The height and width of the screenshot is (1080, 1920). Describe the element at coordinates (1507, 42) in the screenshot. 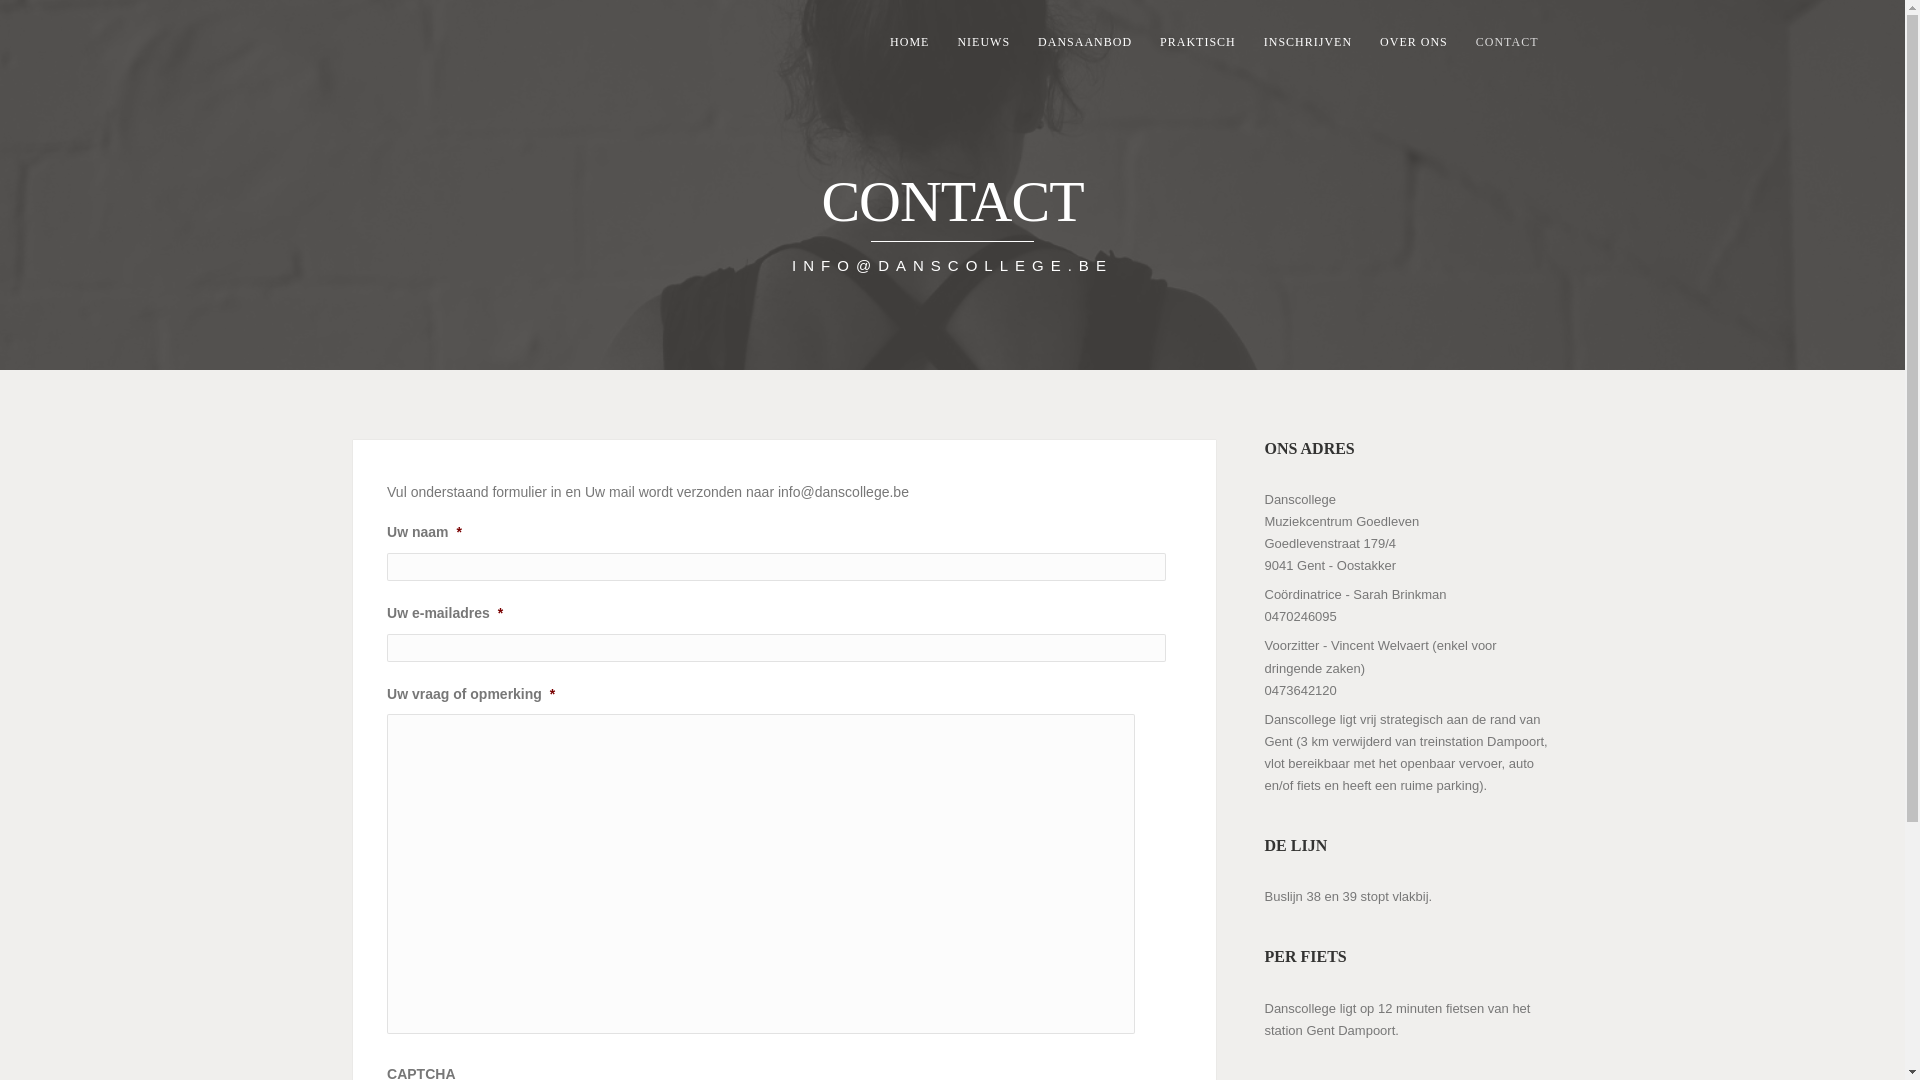

I see `'CONTACT'` at that location.